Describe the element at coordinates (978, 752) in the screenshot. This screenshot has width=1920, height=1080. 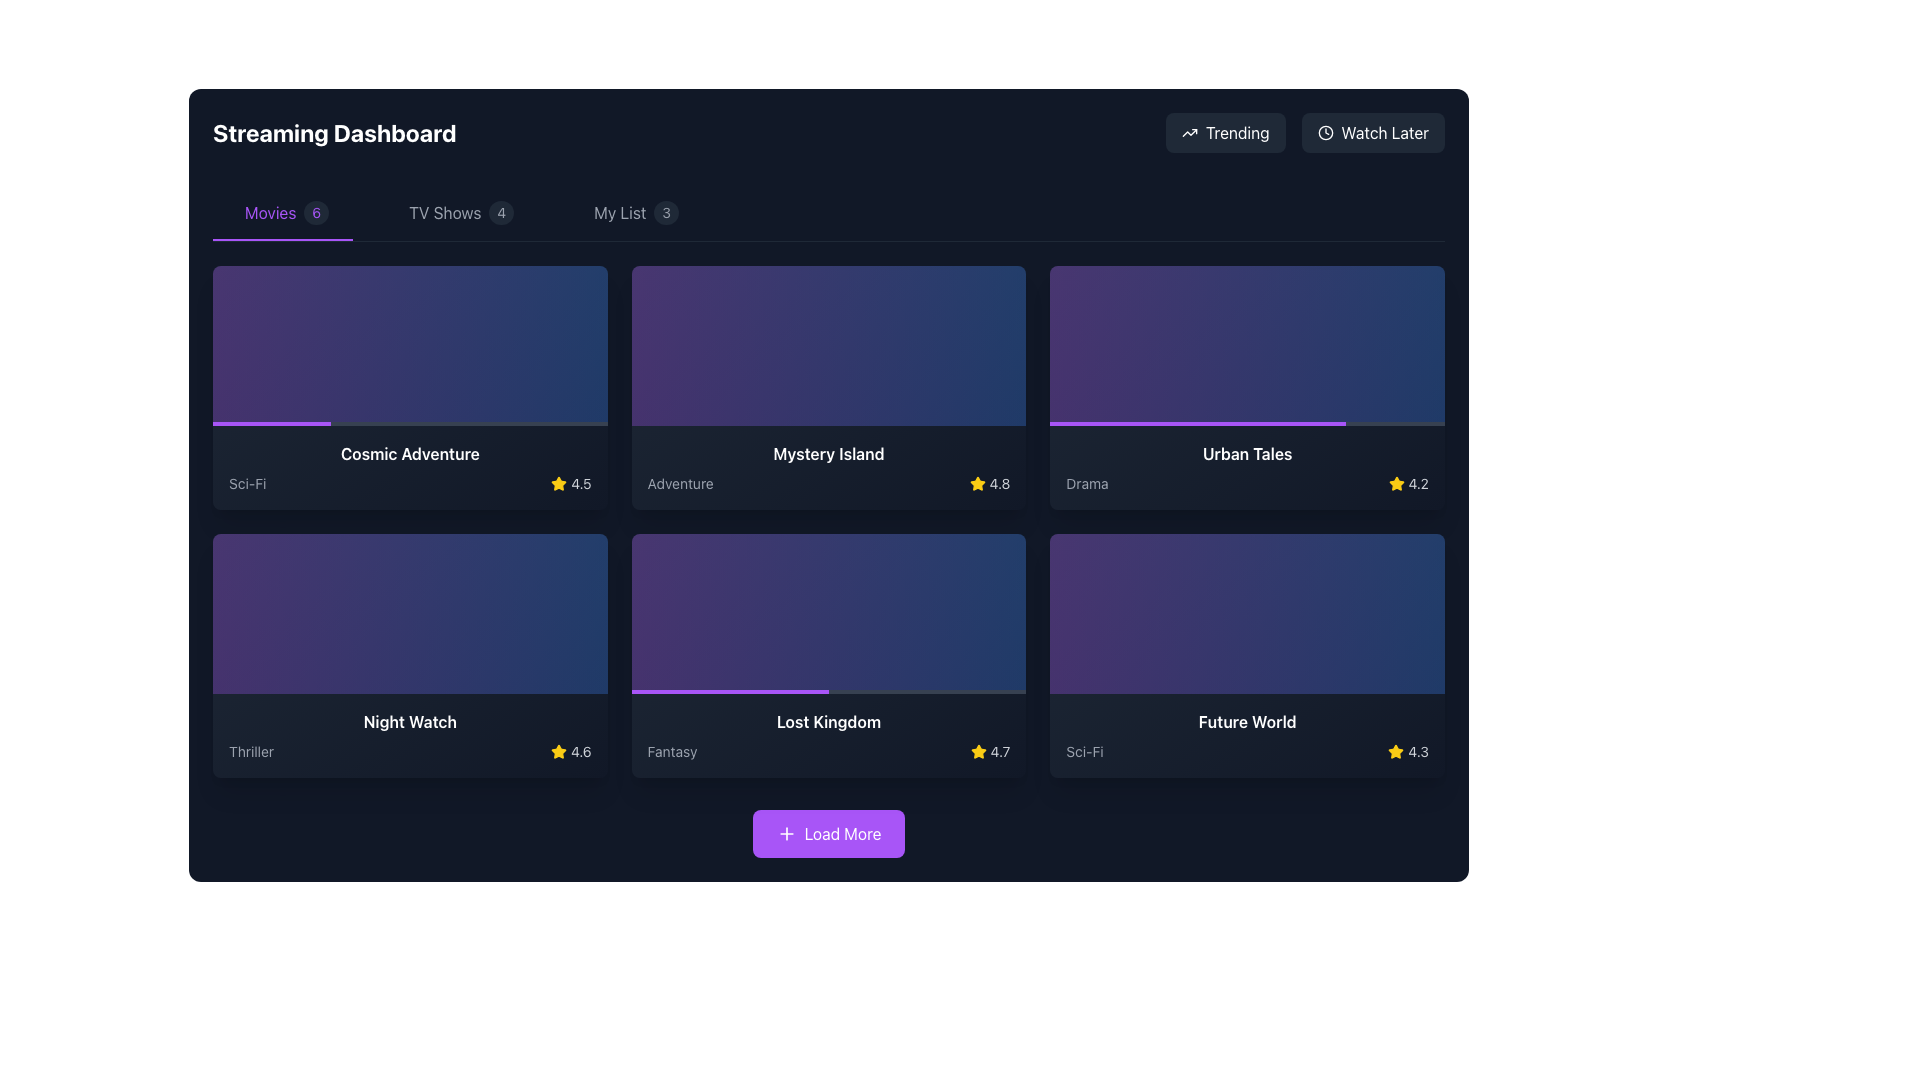
I see `the yellow star icon representing the rating for the movie 'Lost Kingdom', located next to the numeric rating '4.7' and the label 'Fantasy'` at that location.